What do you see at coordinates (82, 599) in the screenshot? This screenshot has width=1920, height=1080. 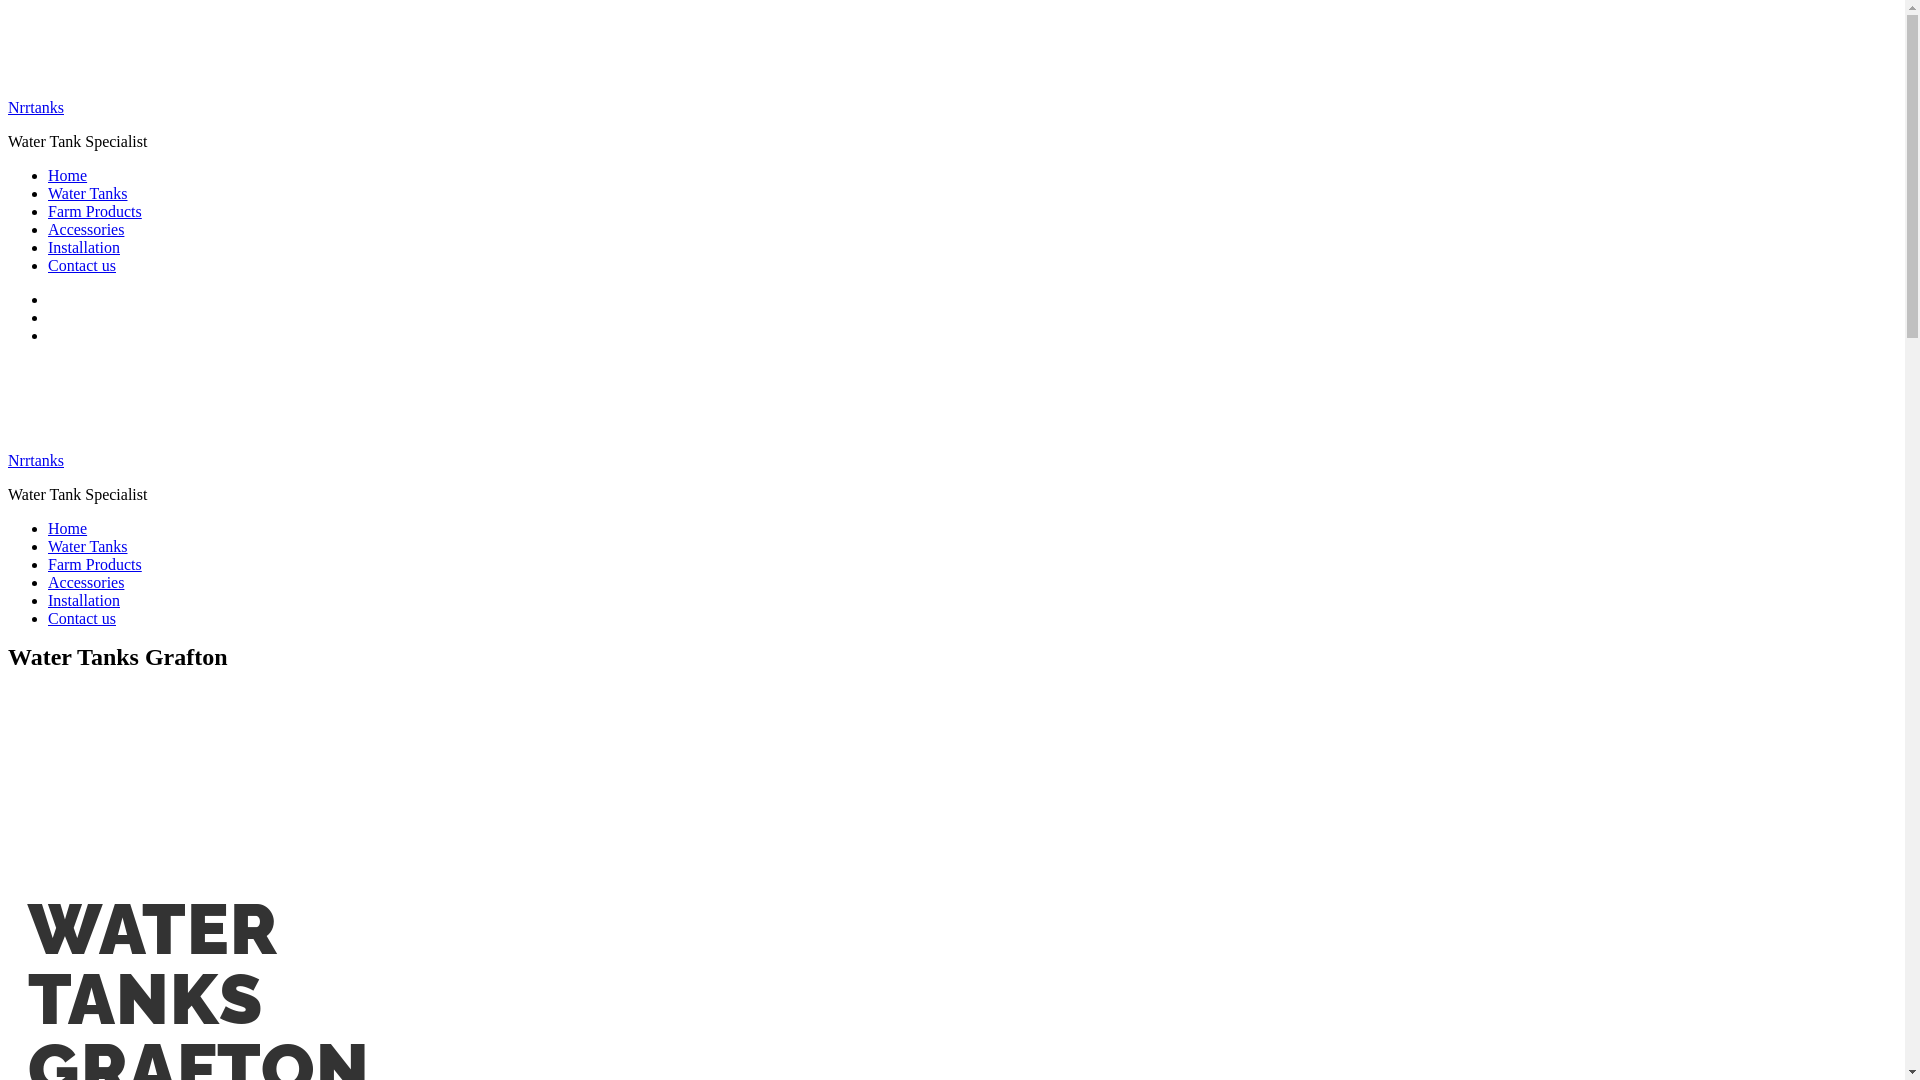 I see `'Installation'` at bounding box center [82, 599].